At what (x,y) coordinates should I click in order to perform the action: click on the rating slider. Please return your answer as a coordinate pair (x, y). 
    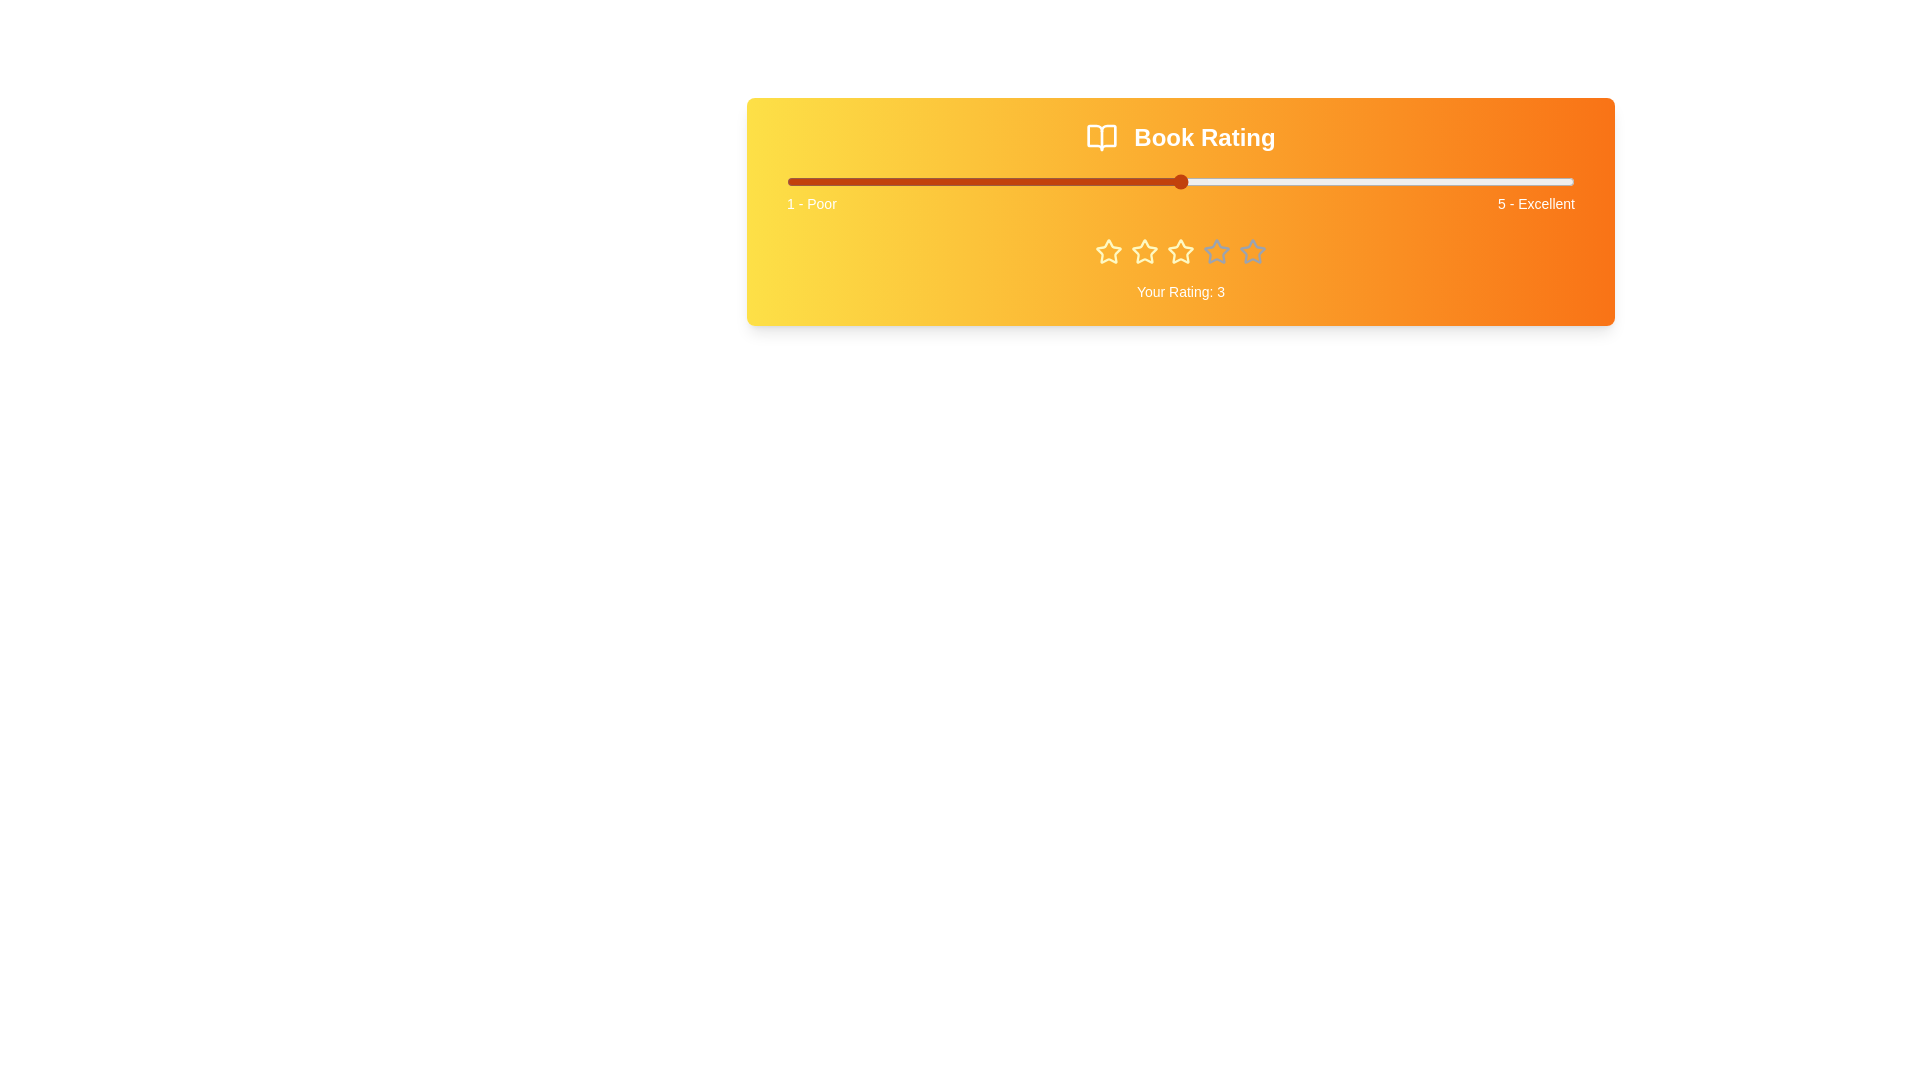
    Looking at the image, I should click on (786, 181).